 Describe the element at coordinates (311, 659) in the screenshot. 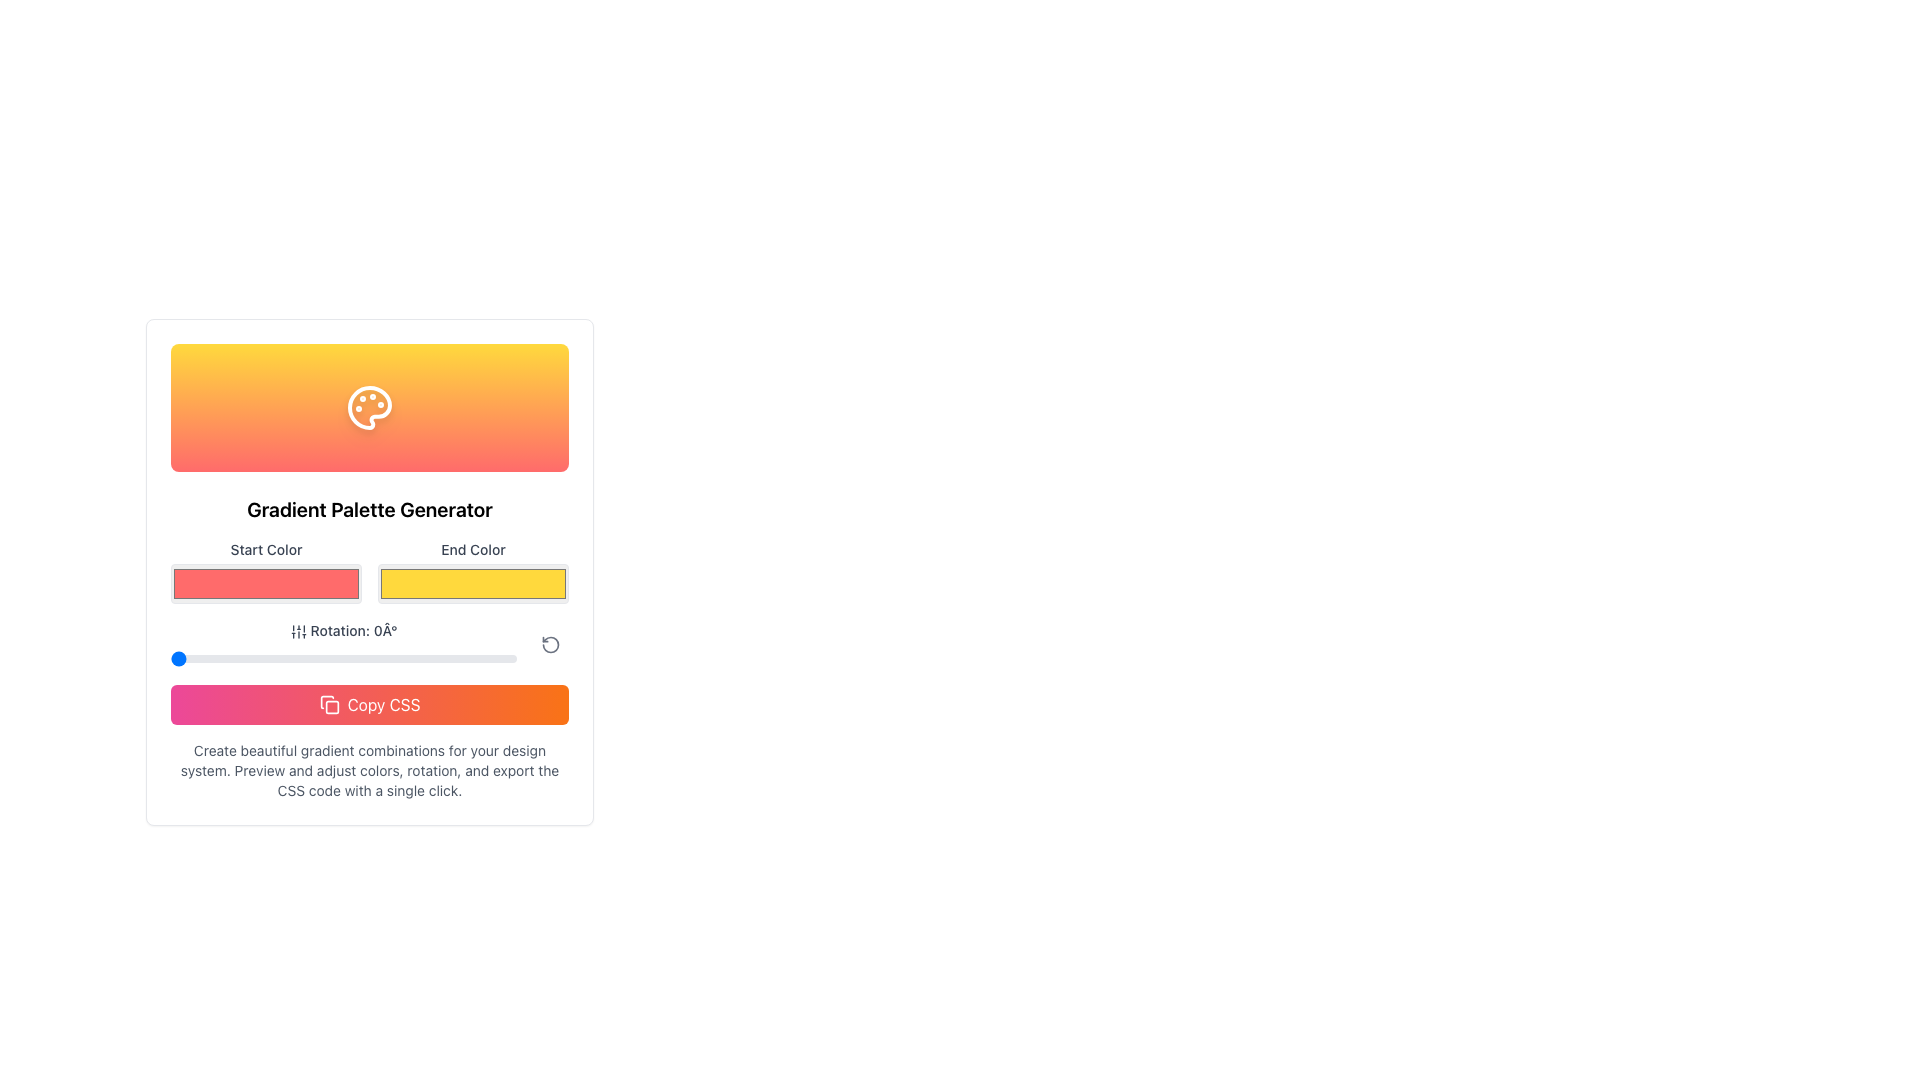

I see `rotation` at that location.